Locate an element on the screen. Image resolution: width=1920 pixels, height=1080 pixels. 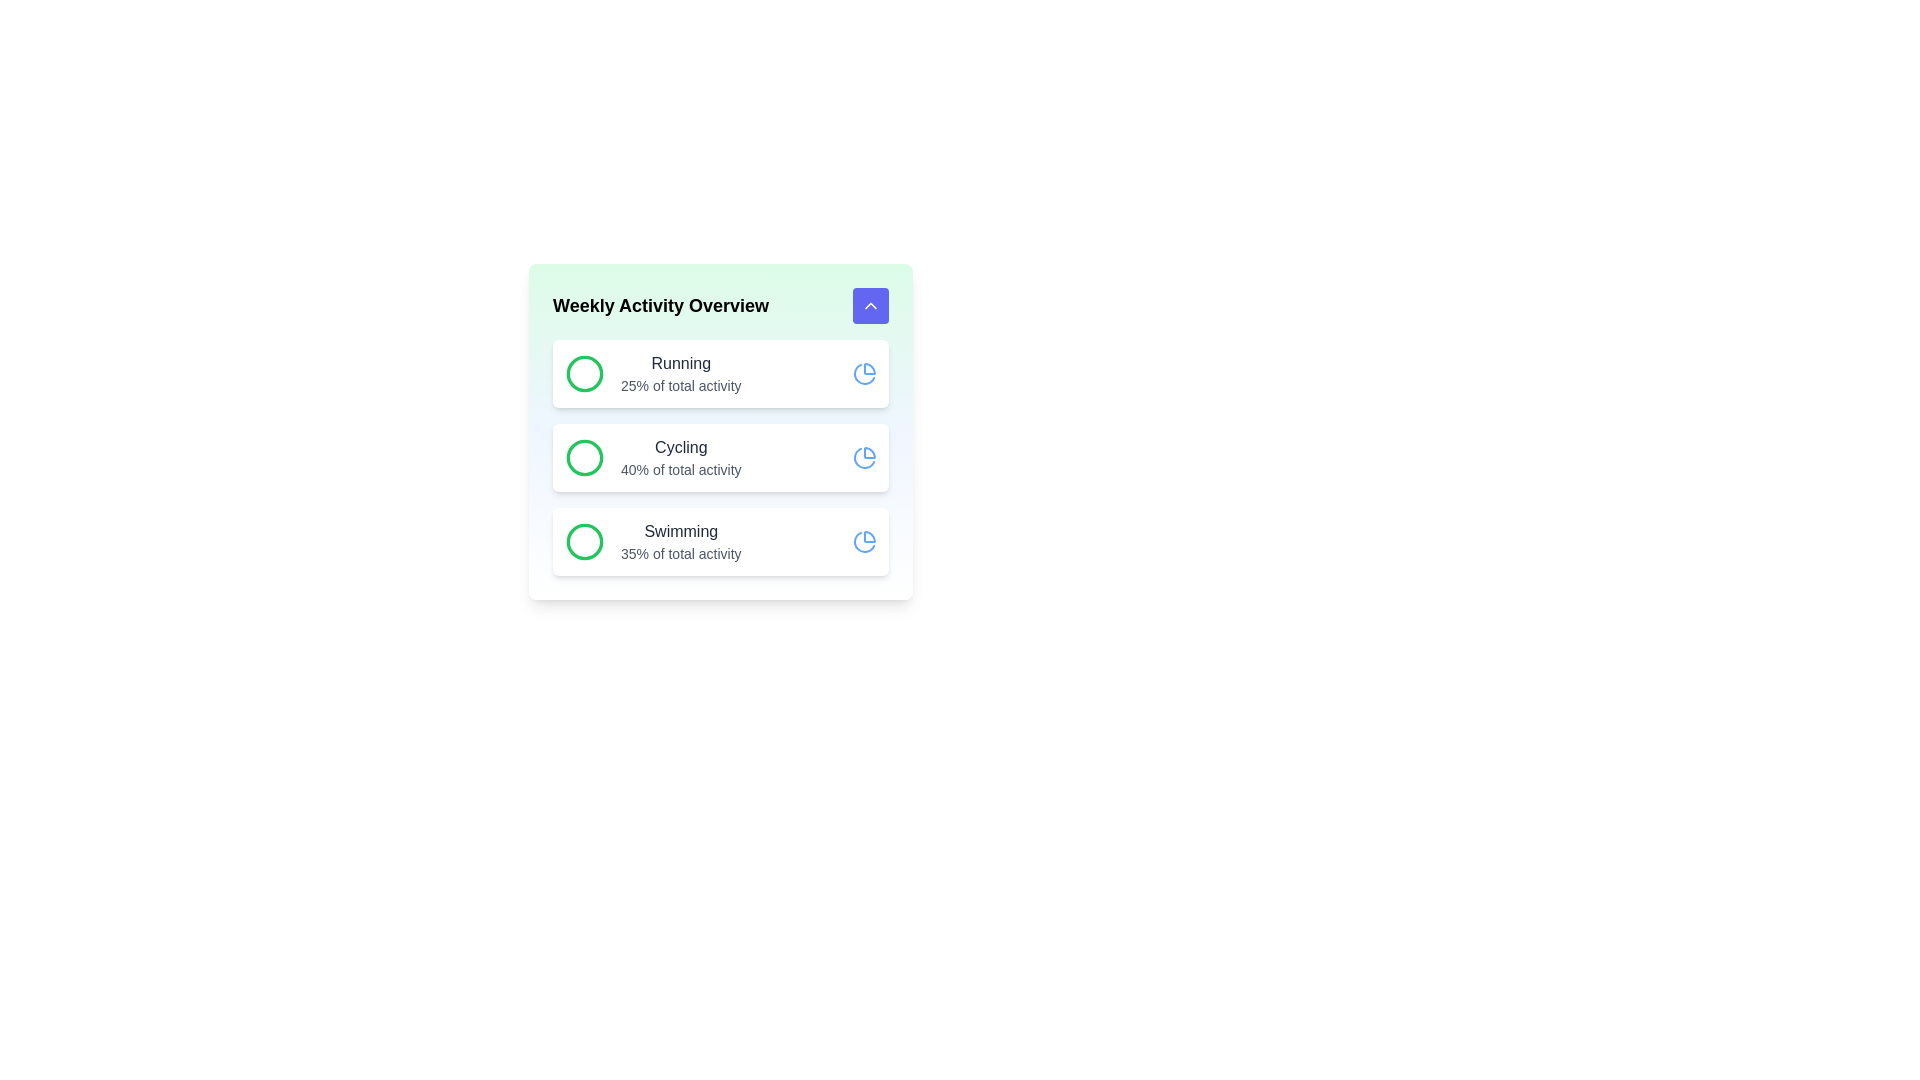
the circular icon with a green border located to the left of the 'Running' text in the 'Weekly Activity Overview' section is located at coordinates (584, 374).